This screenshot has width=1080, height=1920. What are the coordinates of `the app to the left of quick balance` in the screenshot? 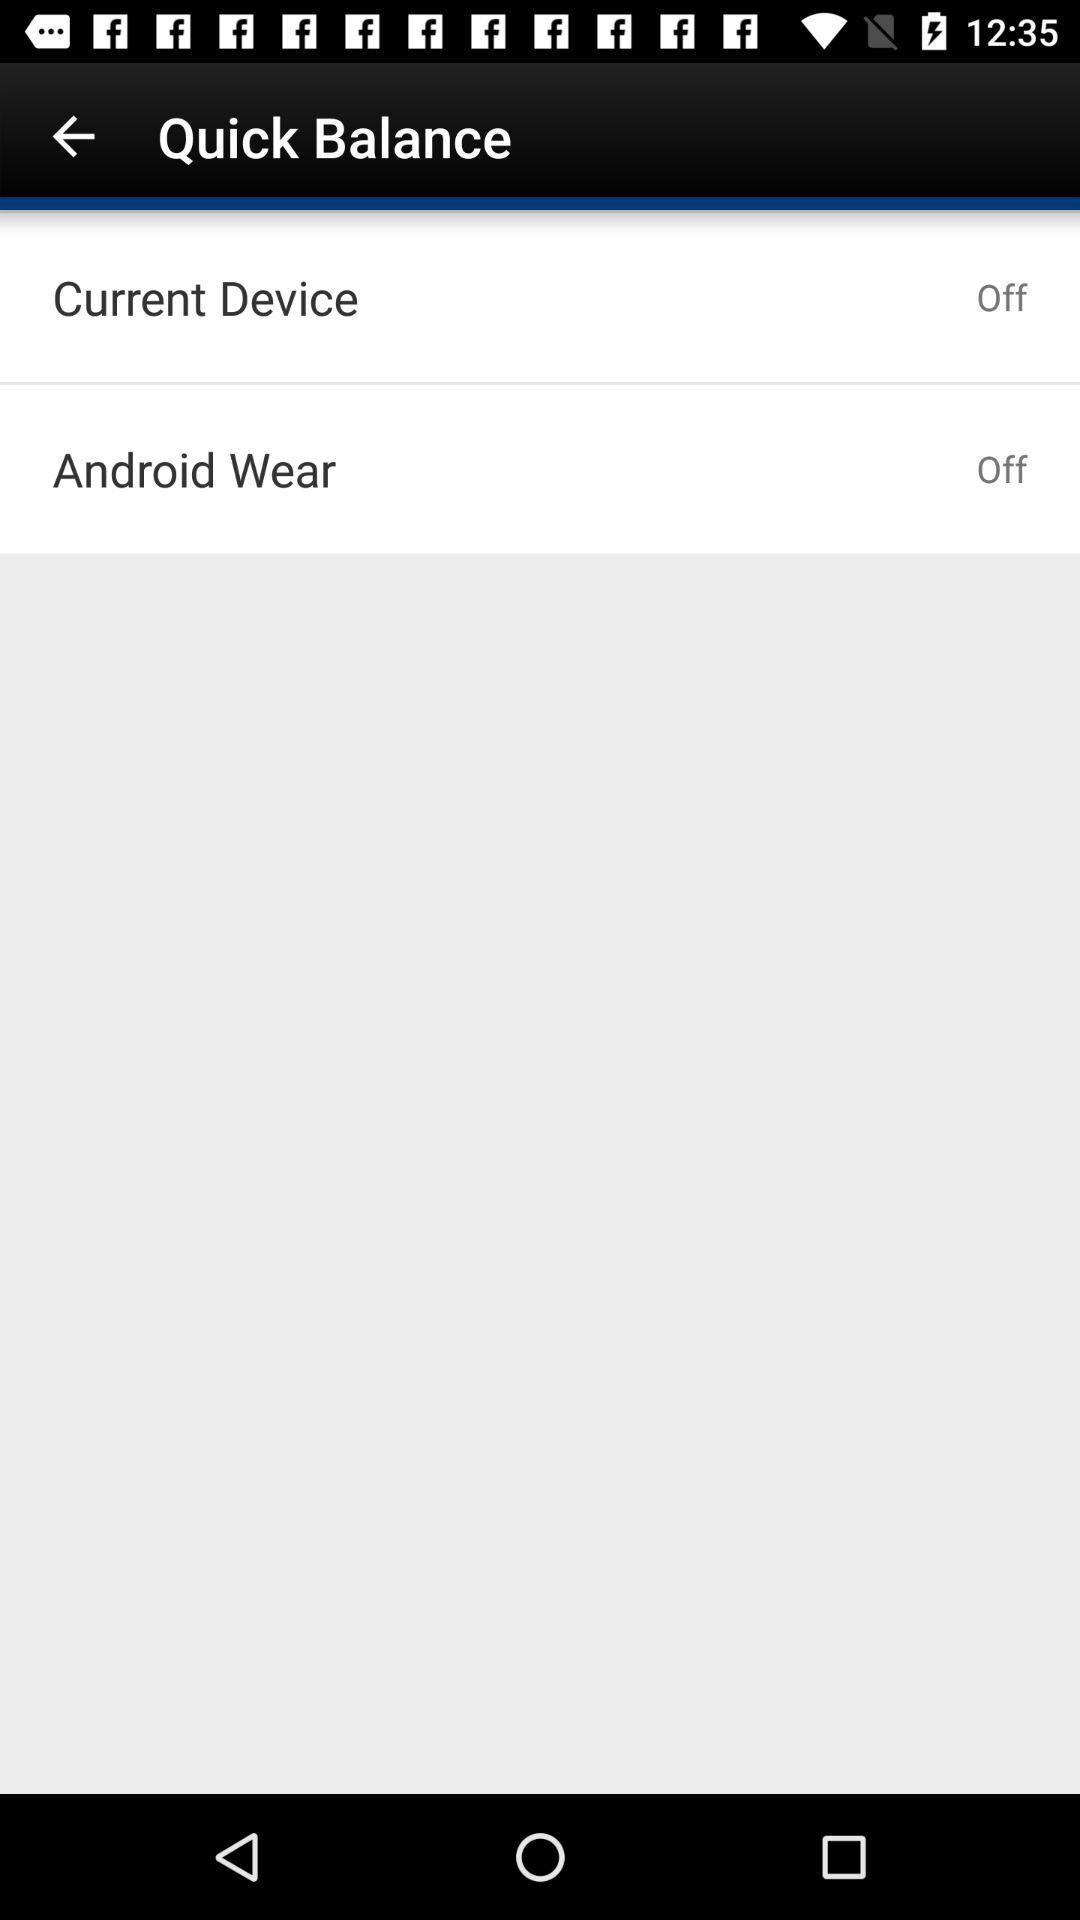 It's located at (72, 135).